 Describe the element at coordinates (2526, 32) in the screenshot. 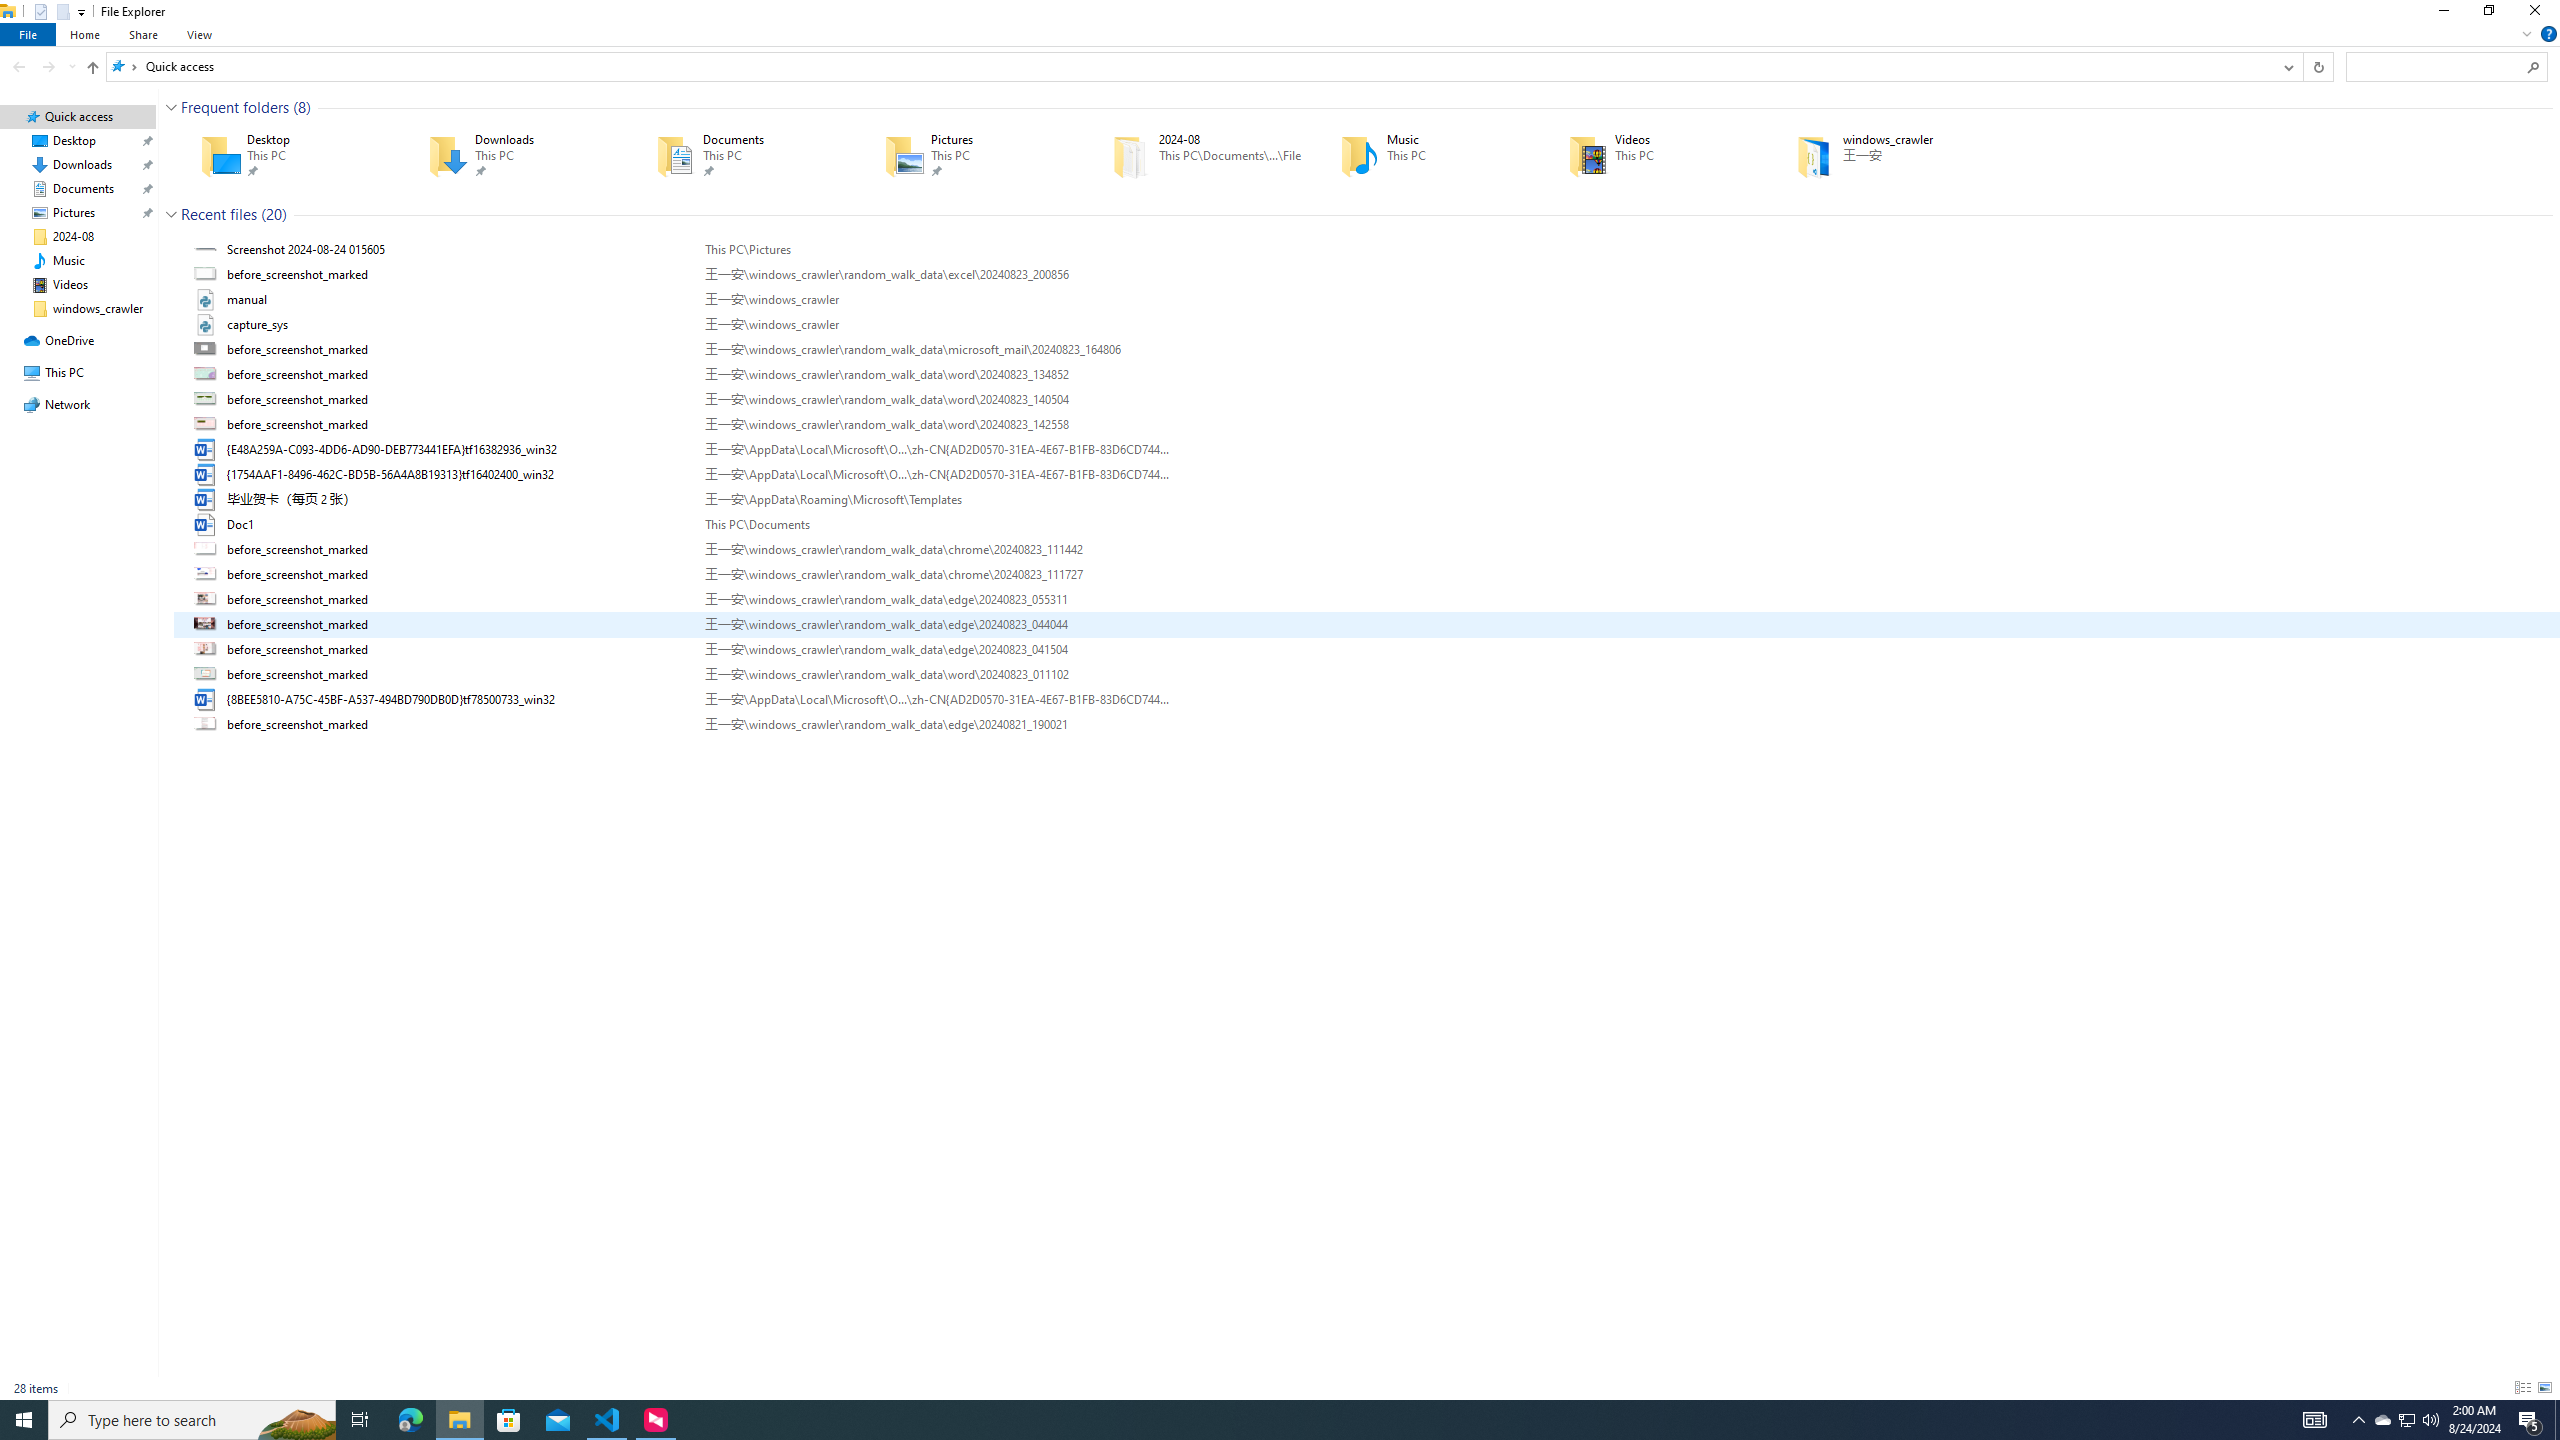

I see `'Minimize the Ribbon'` at that location.